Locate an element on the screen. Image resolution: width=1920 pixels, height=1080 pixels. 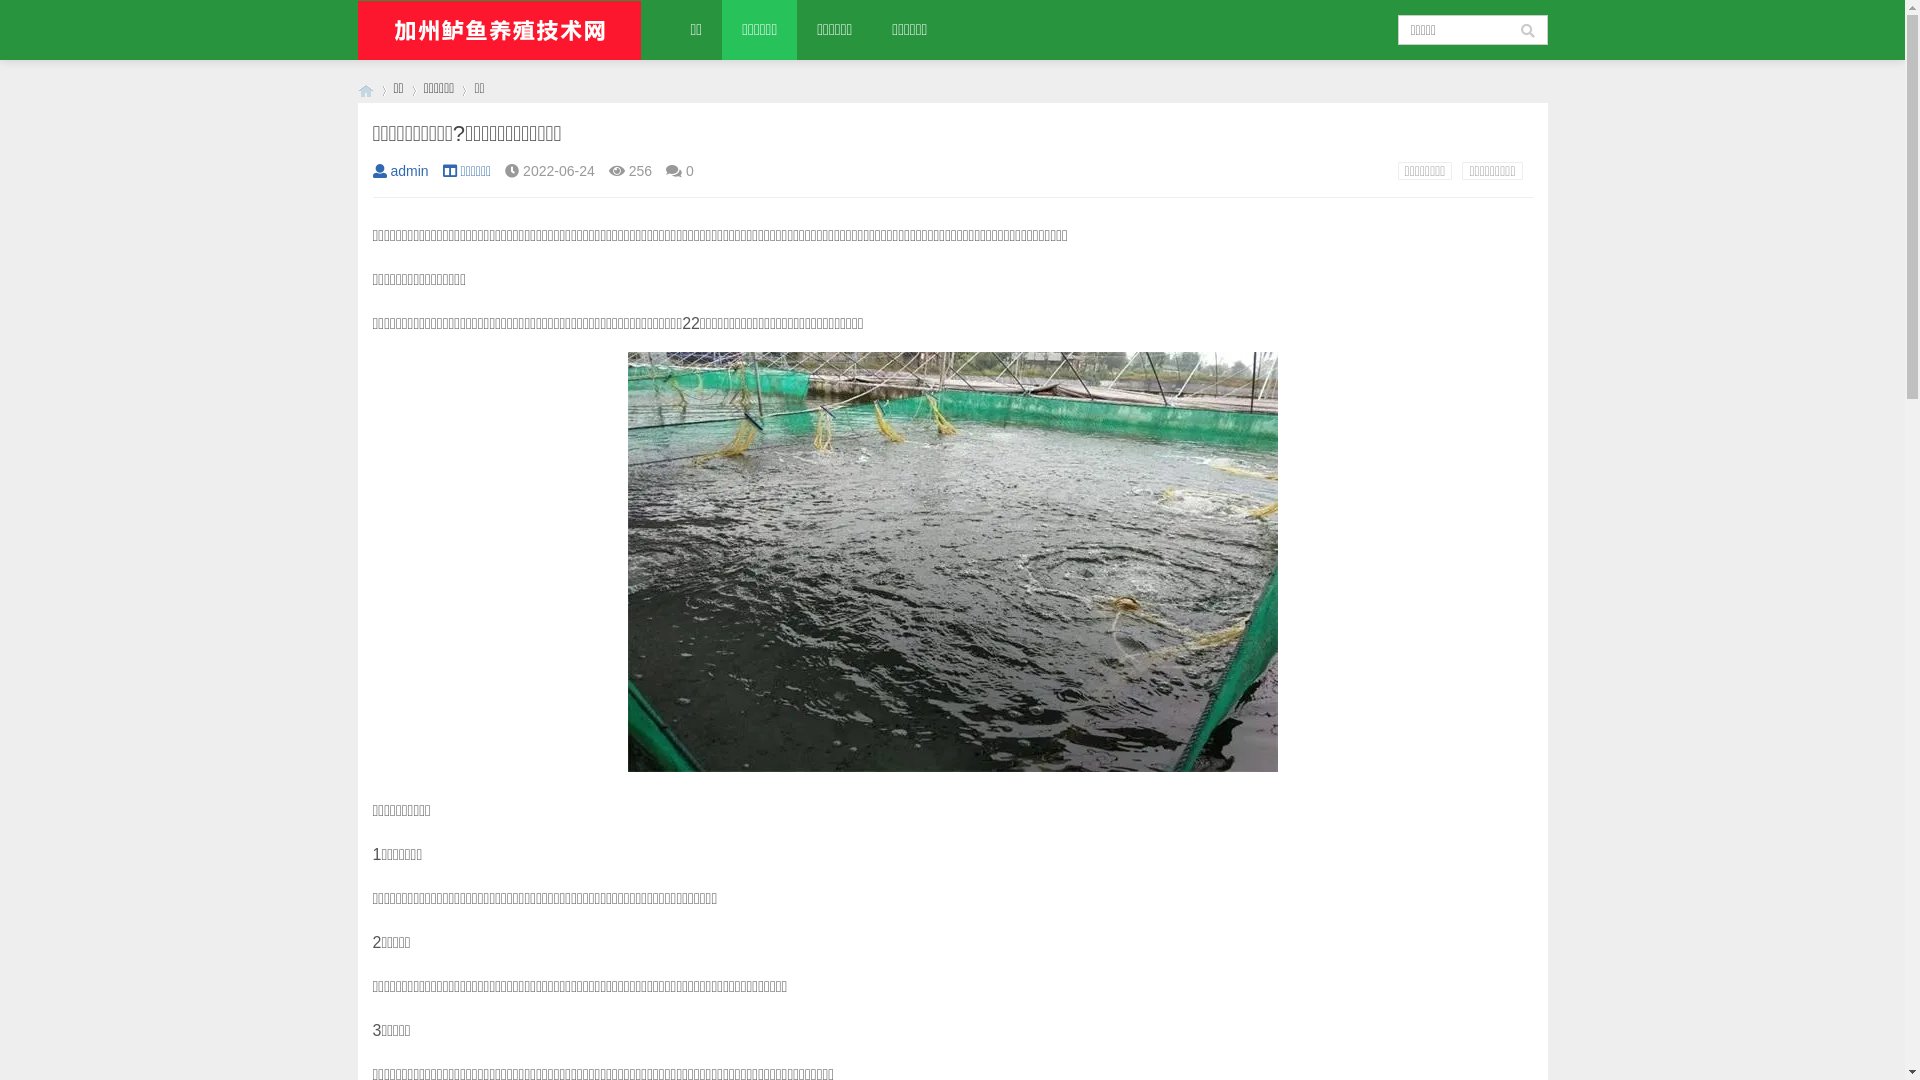
'admin' is located at coordinates (372, 169).